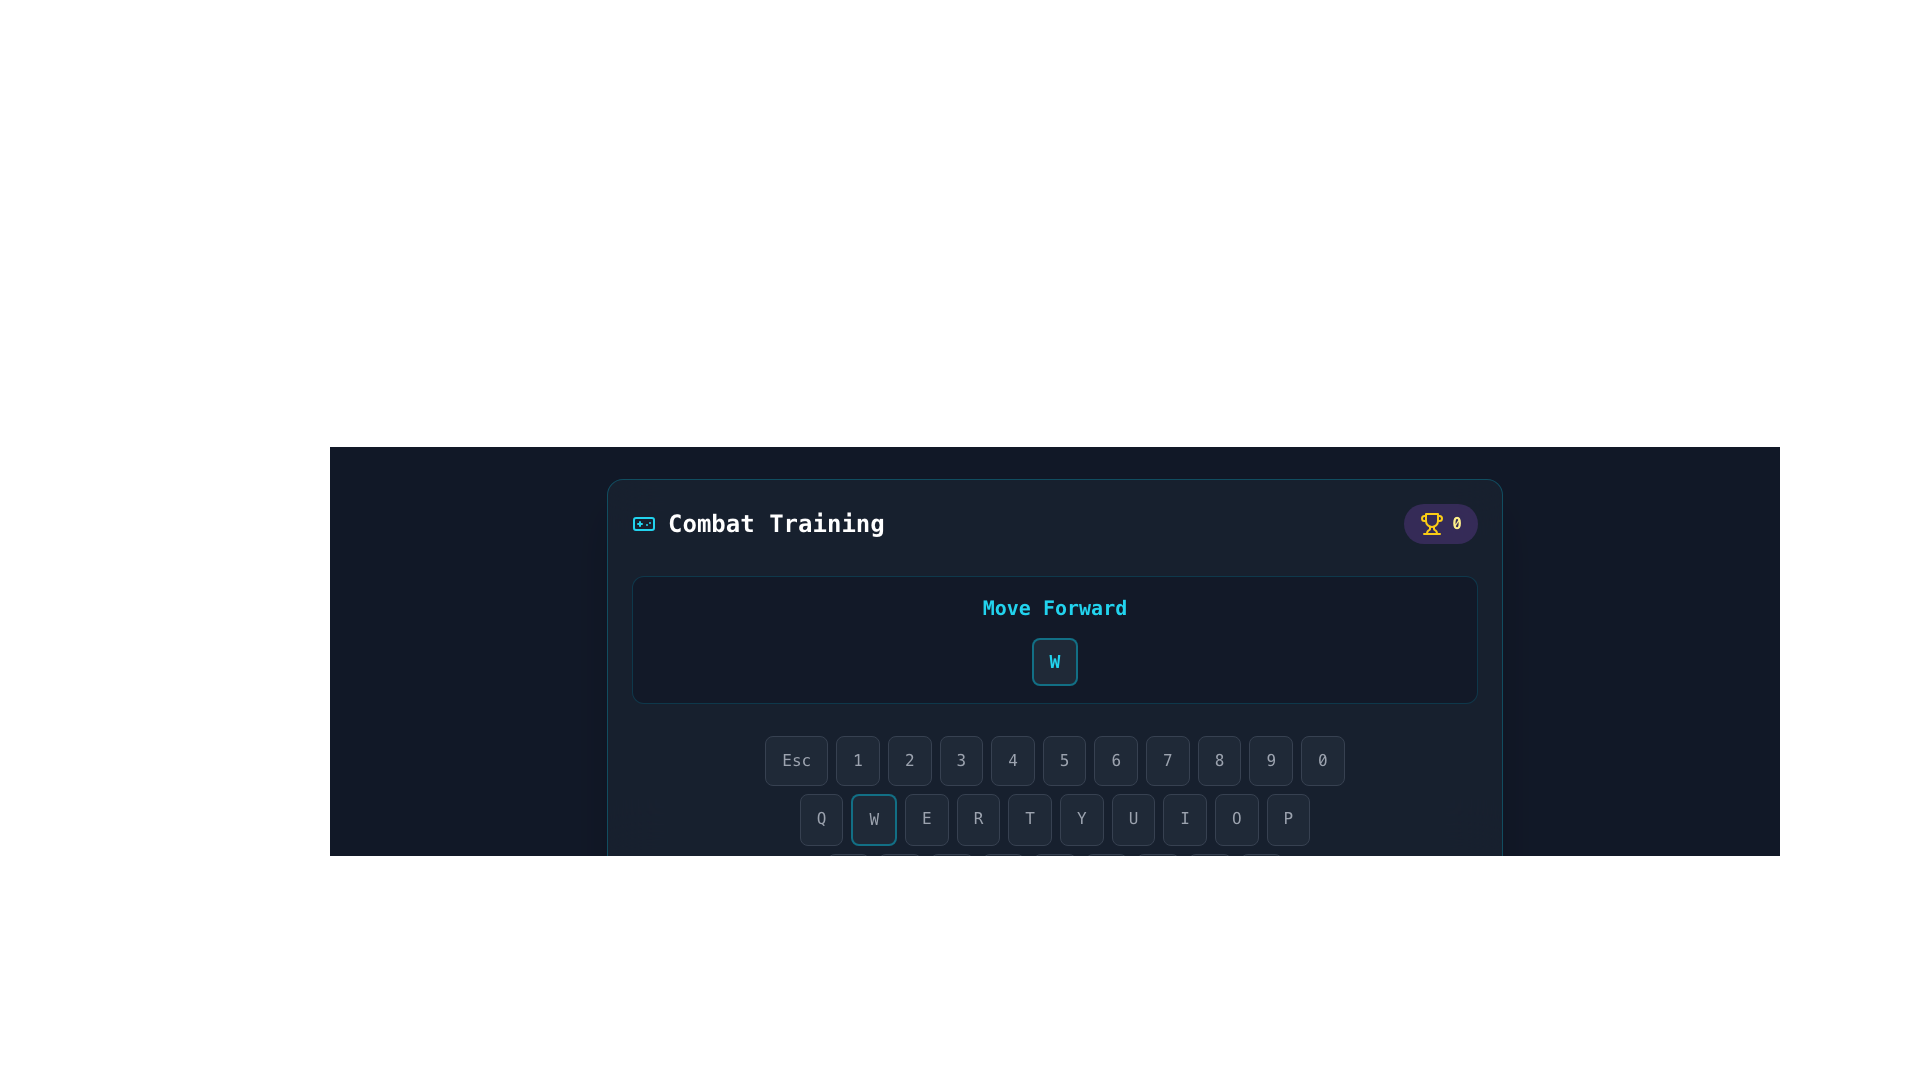 The image size is (1920, 1080). Describe the element at coordinates (1132, 820) in the screenshot. I see `the 'U' key on the virtual keyboard to simulate a key press` at that location.